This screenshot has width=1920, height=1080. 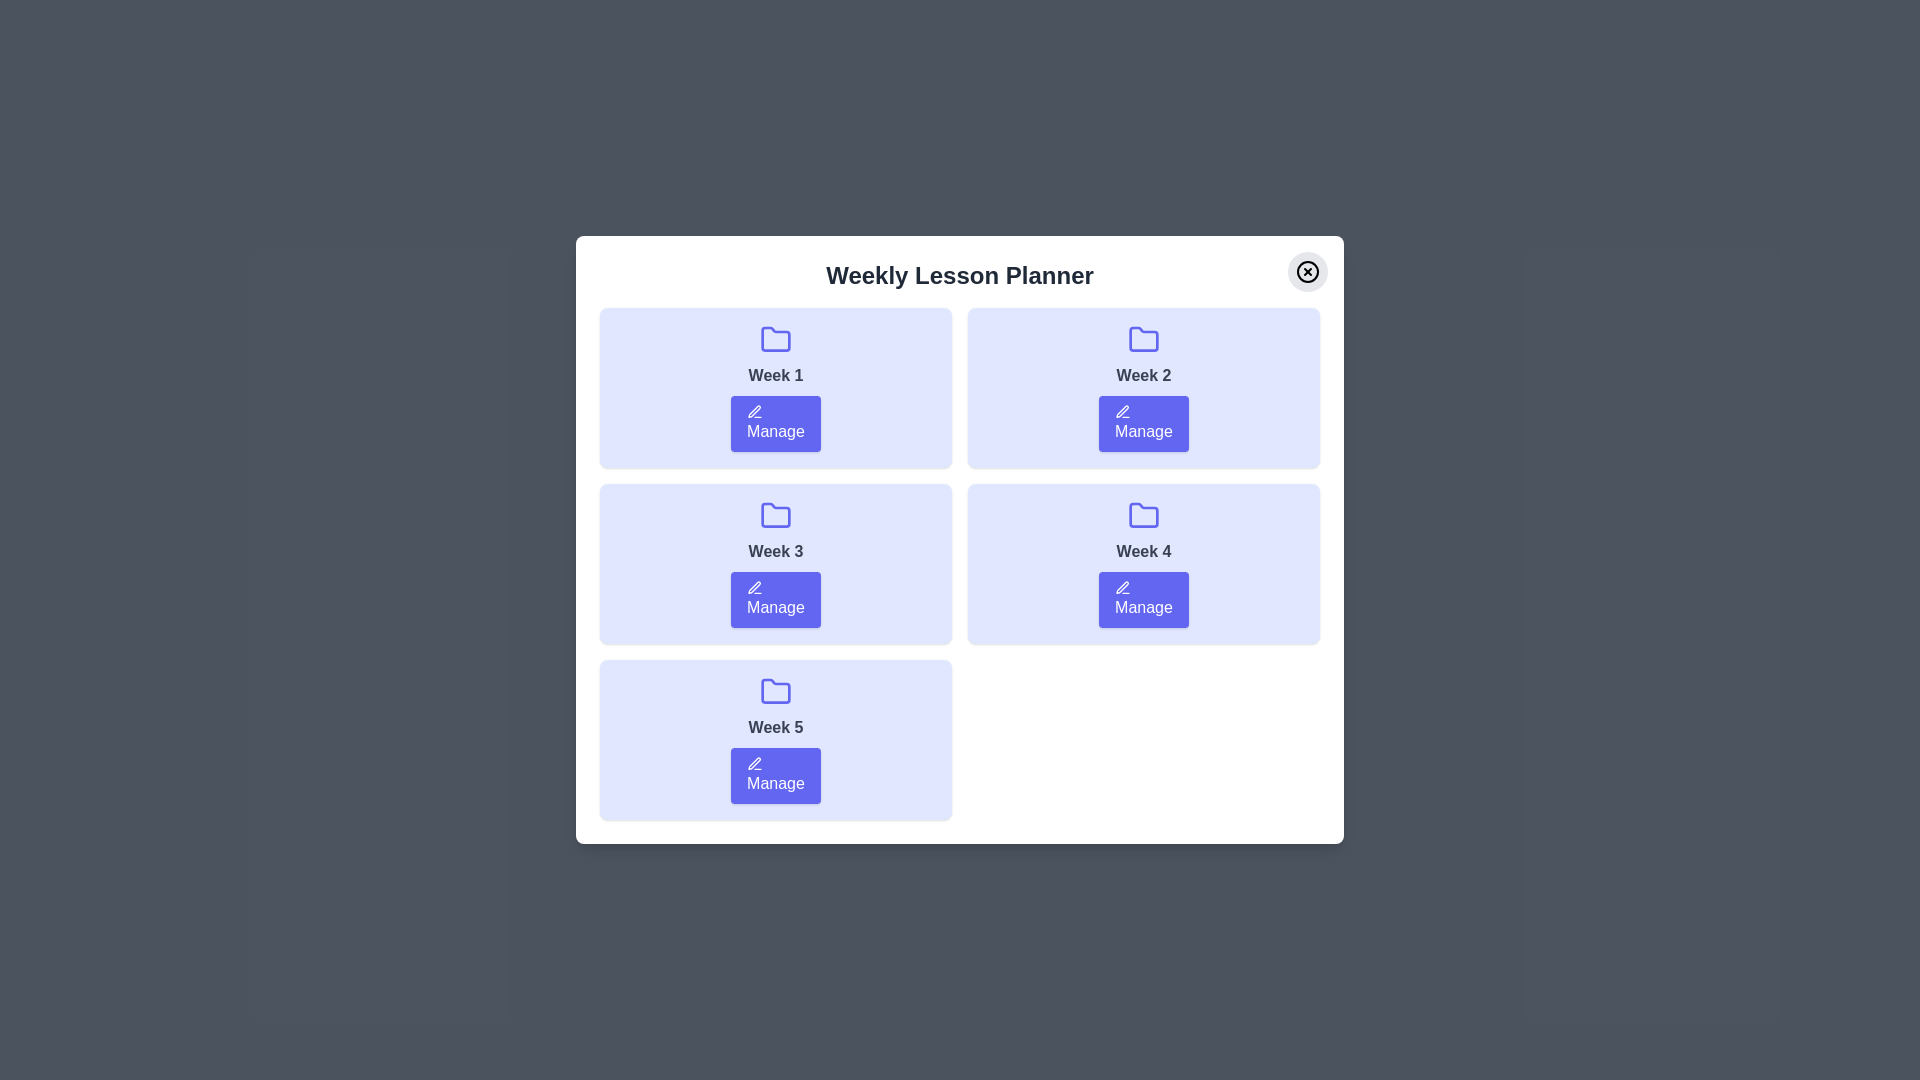 I want to click on 'Manage' button for Week 2, so click(x=1143, y=423).